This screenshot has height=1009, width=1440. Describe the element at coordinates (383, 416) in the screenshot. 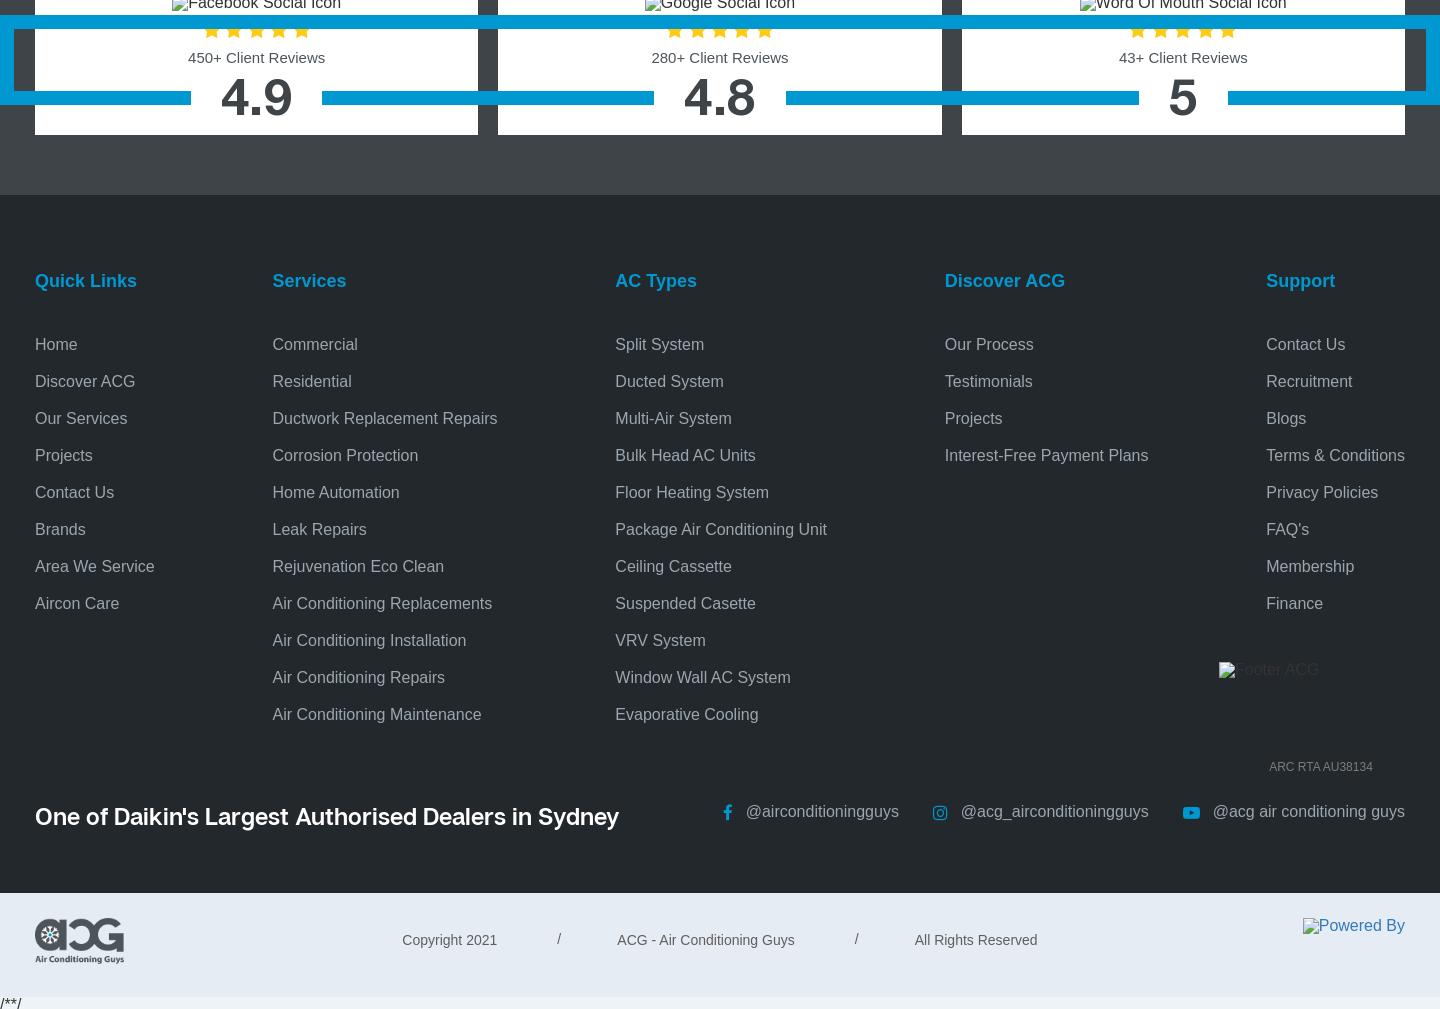

I see `'Ductwork Replacement Repairs'` at that location.